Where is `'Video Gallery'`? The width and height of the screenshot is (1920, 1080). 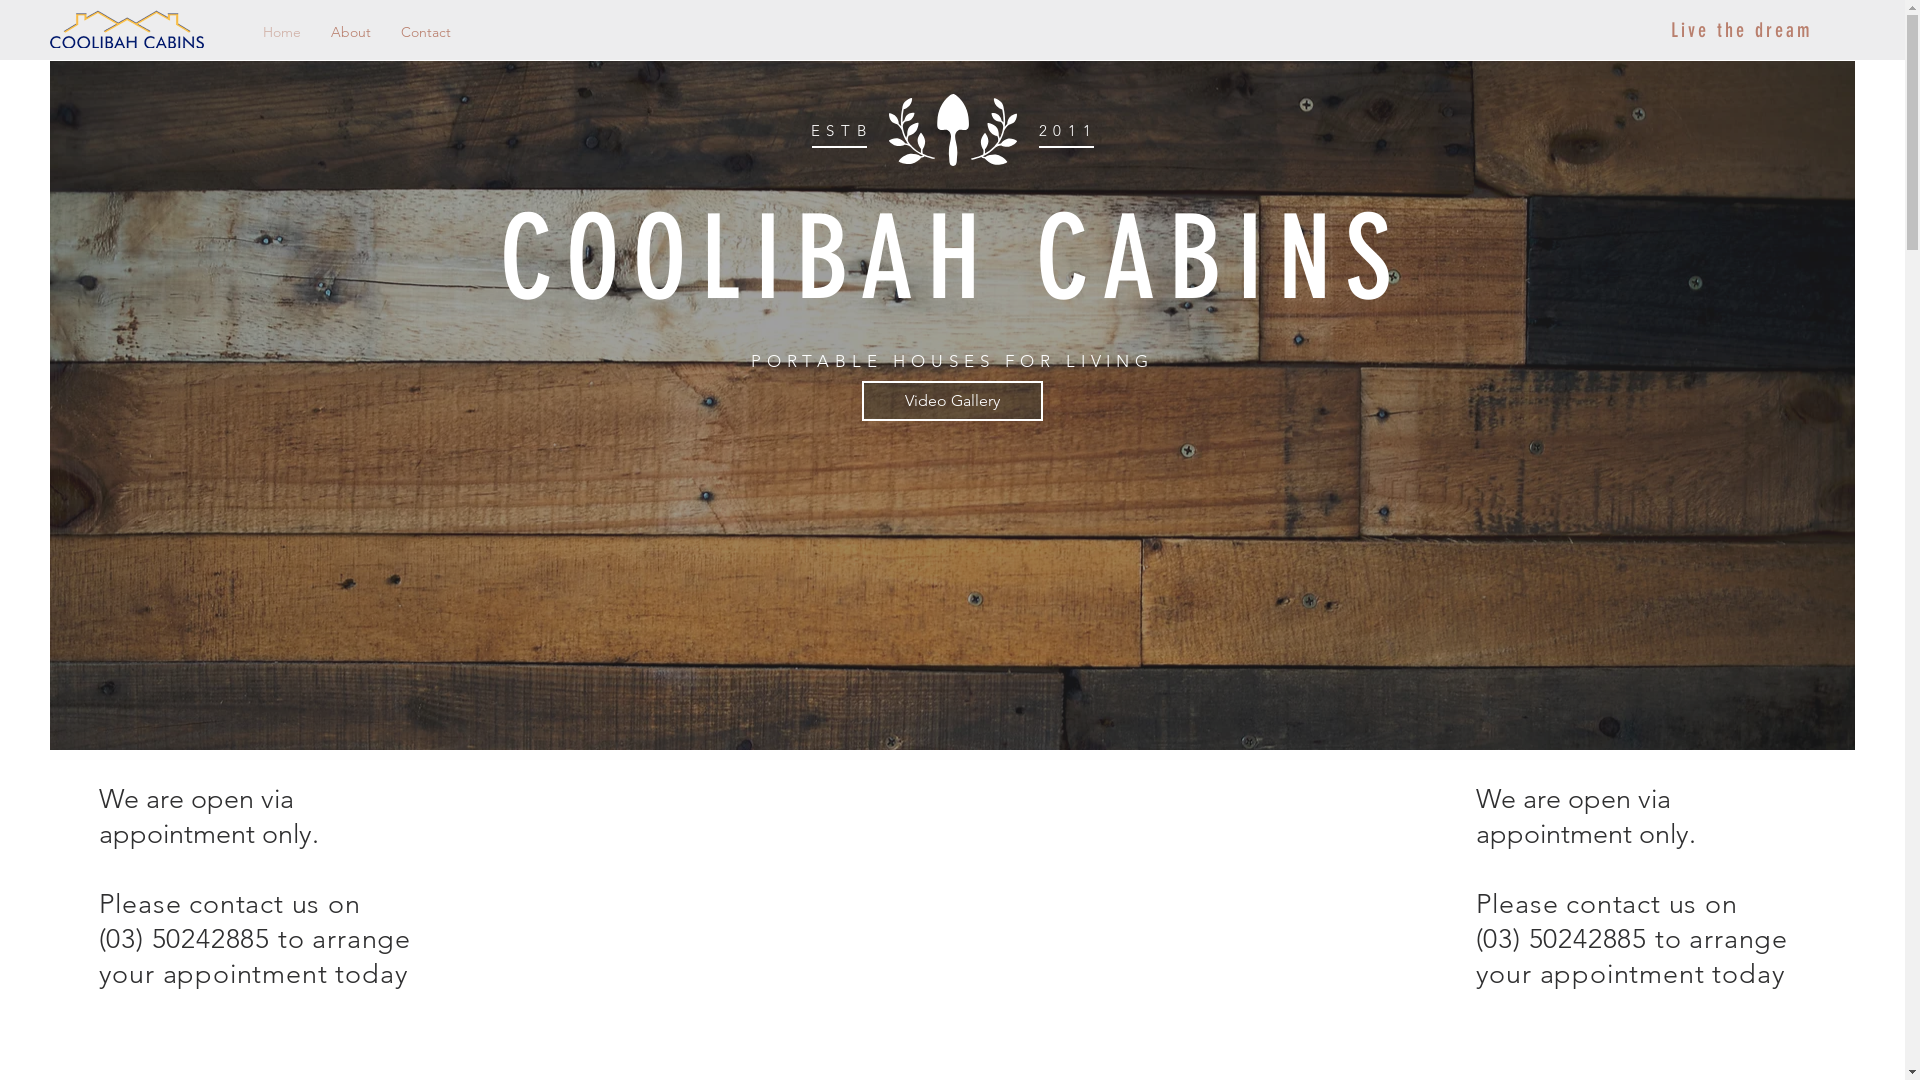
'Video Gallery' is located at coordinates (862, 401).